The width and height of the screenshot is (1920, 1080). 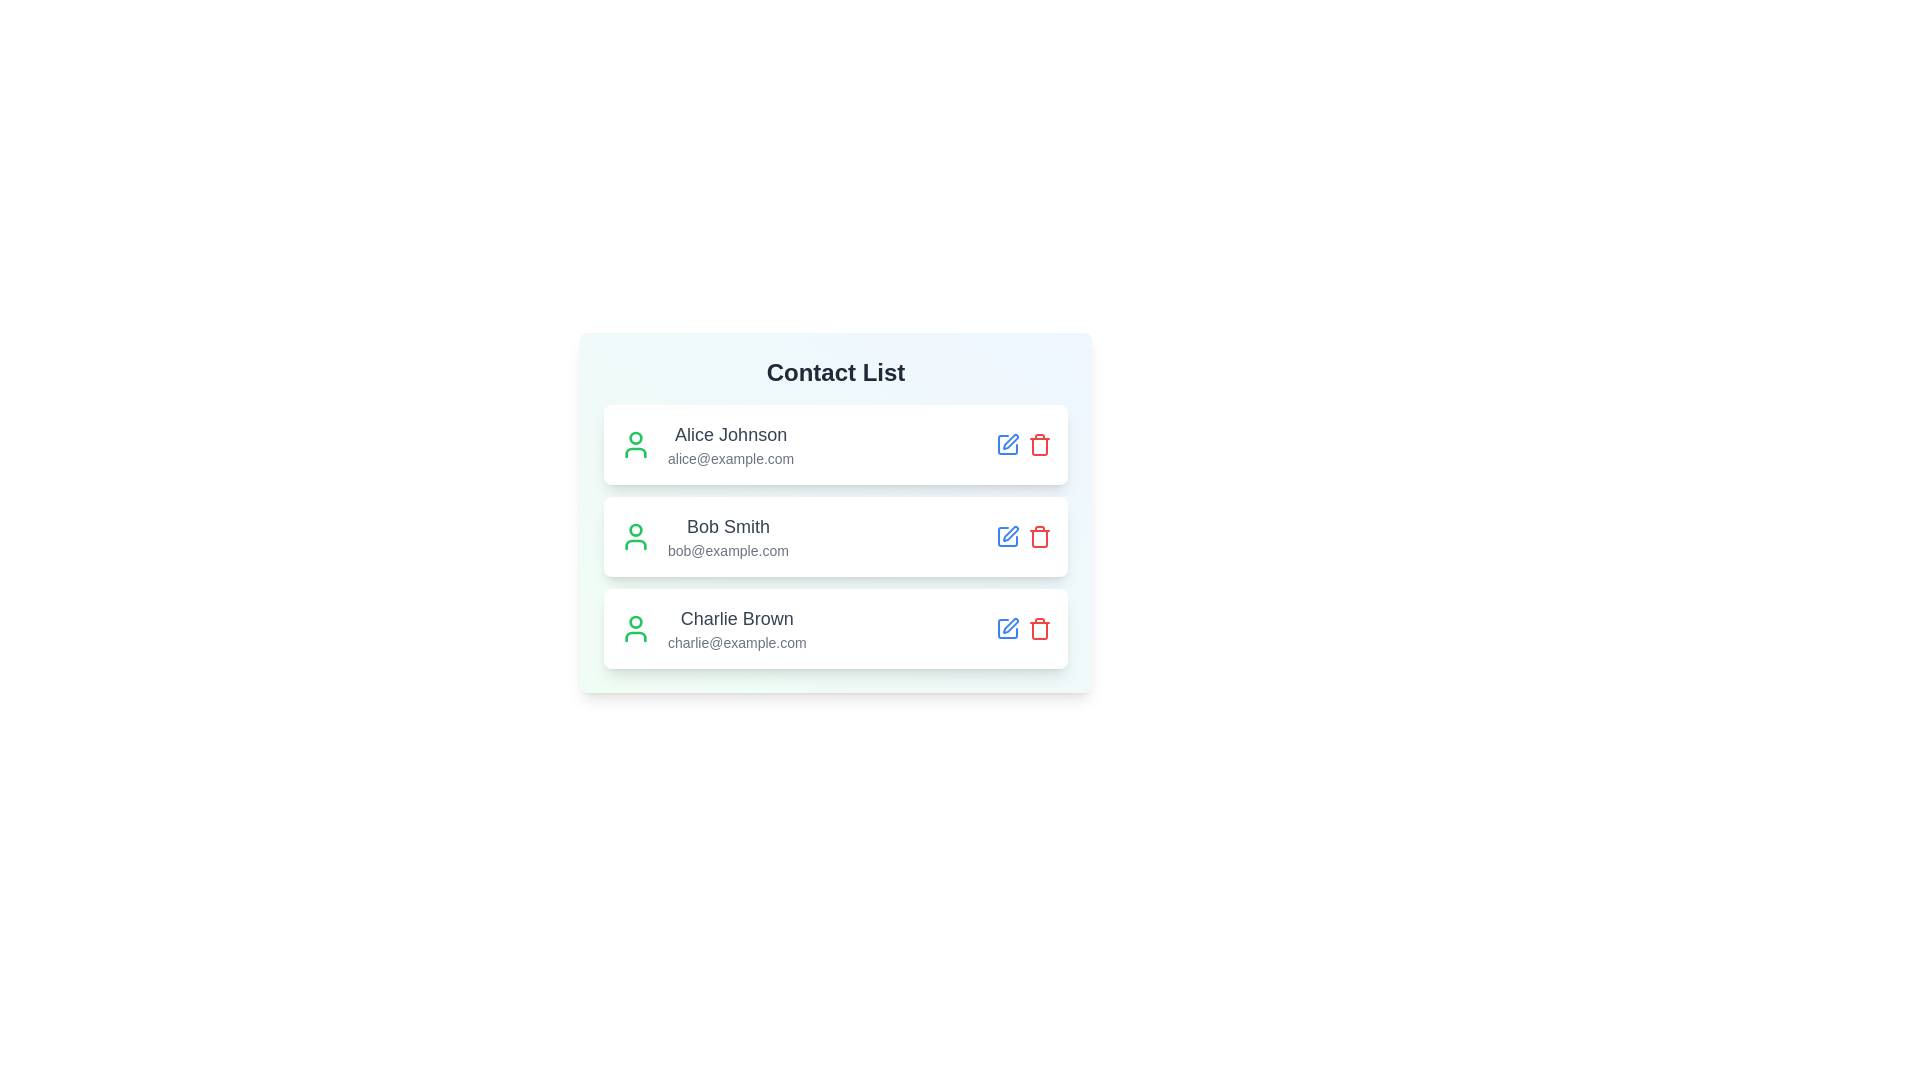 I want to click on the contact corresponding to the Bob Smith by clicking the associated delete button, so click(x=1040, y=535).